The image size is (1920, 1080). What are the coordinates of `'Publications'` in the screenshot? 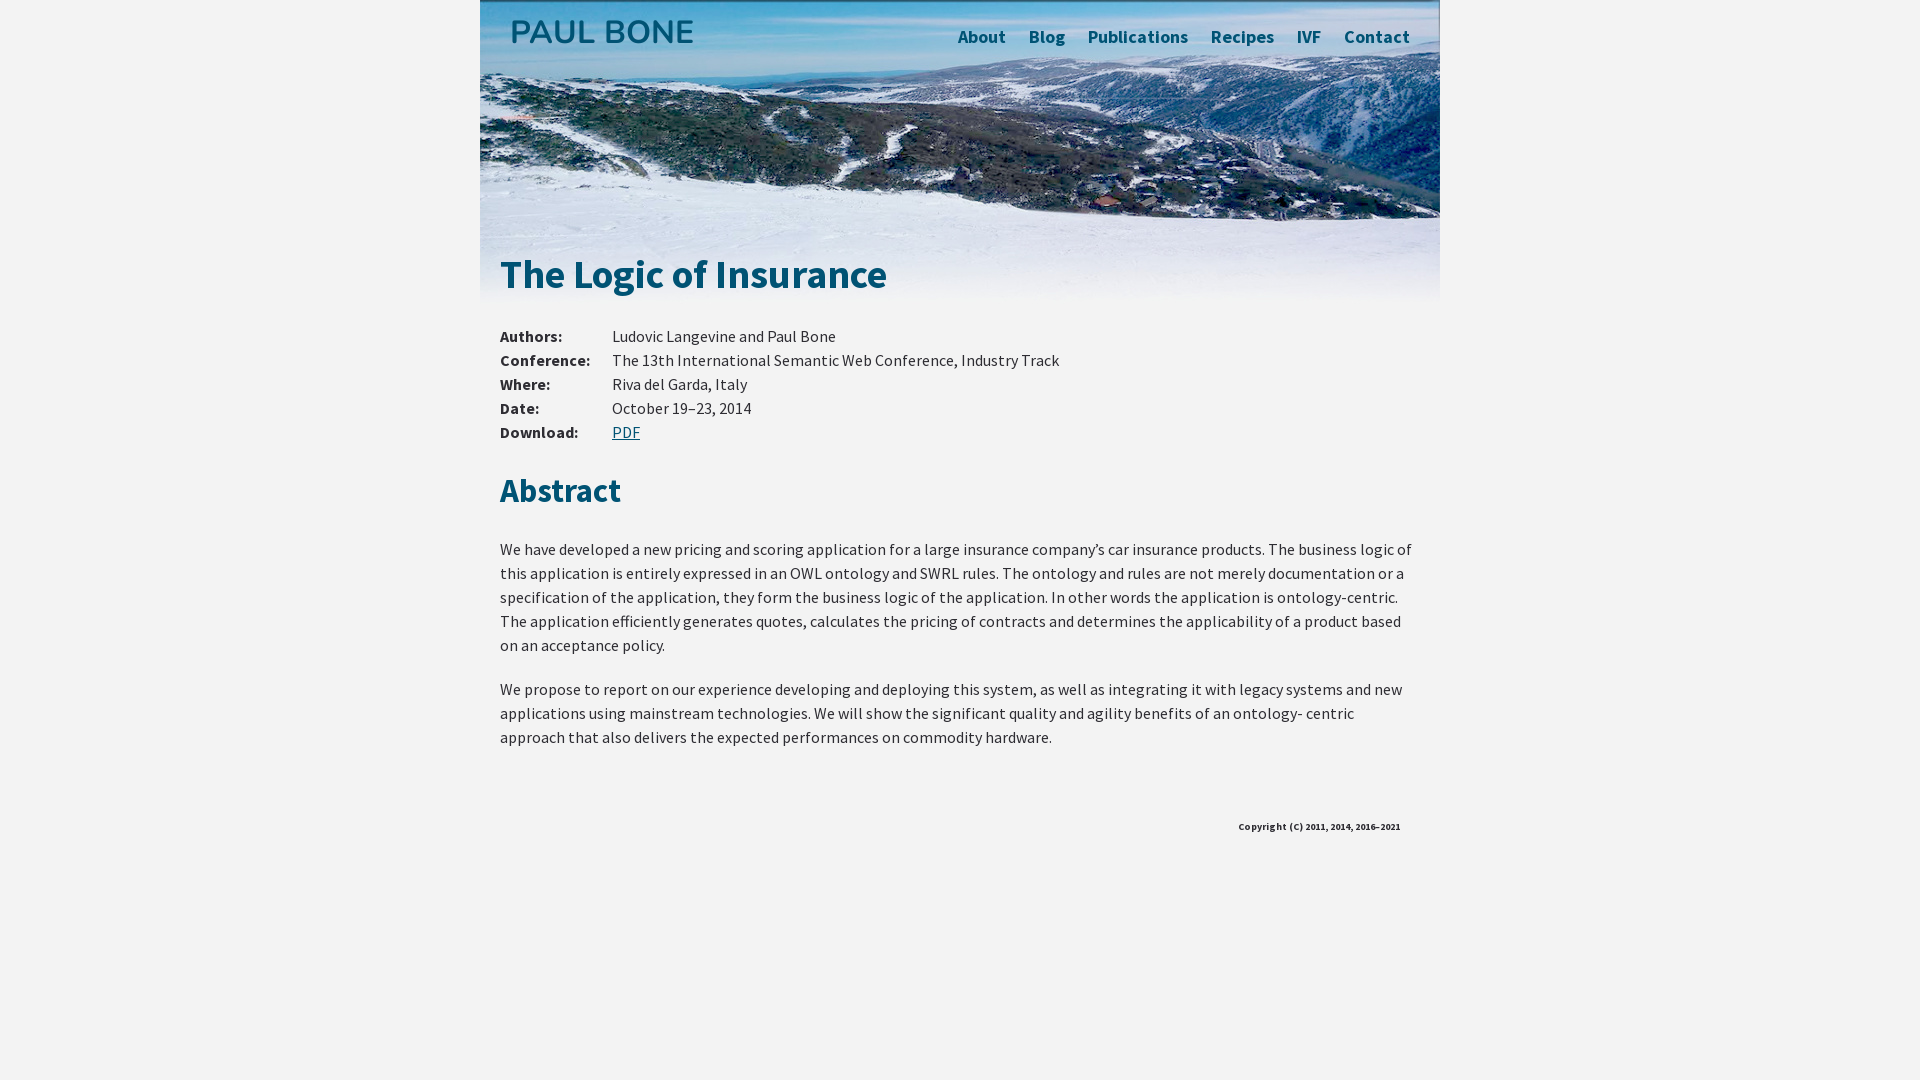 It's located at (1137, 36).